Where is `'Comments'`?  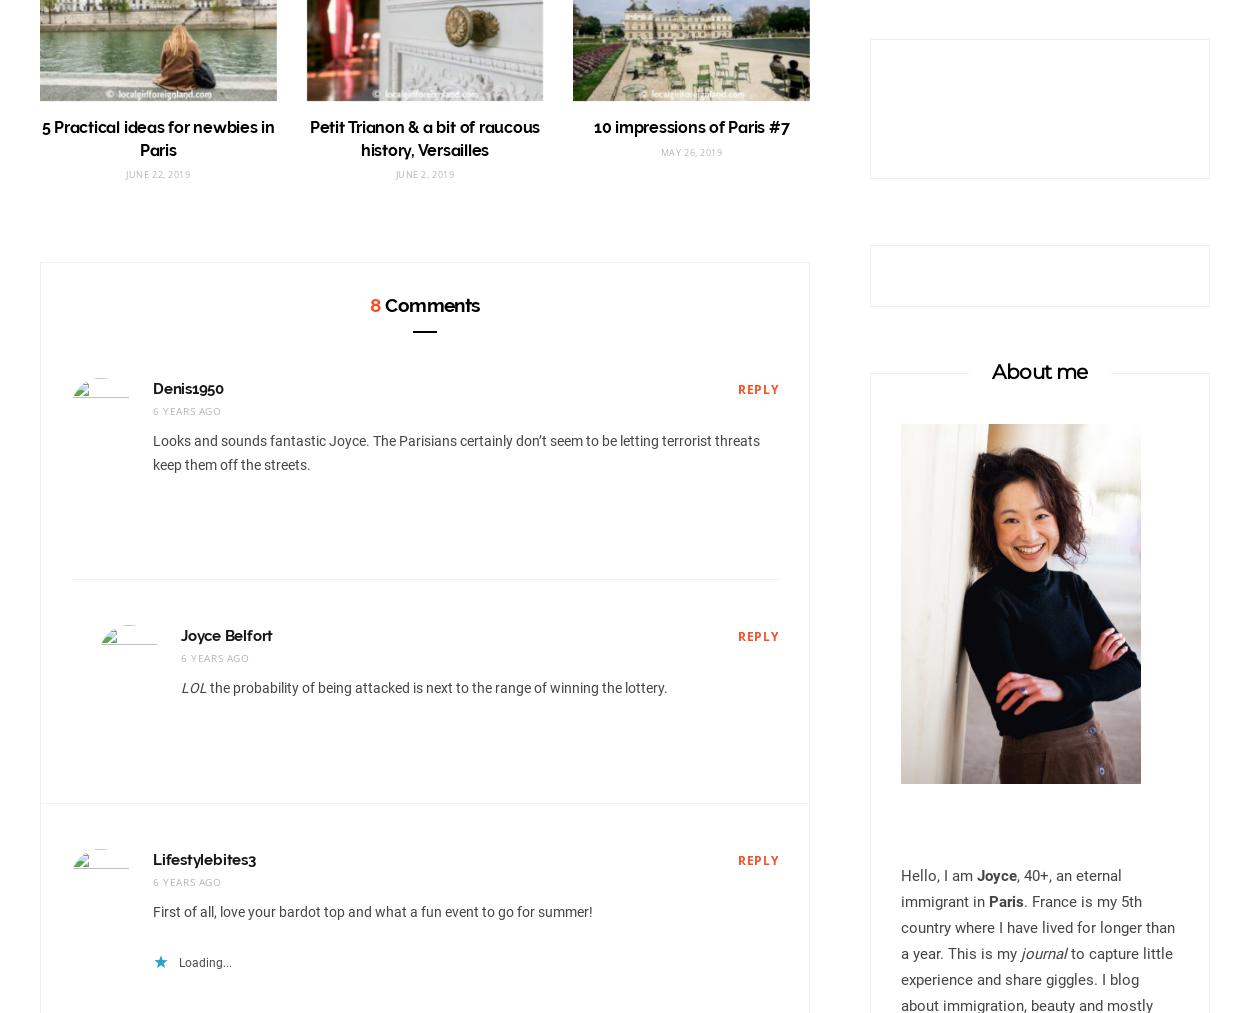 'Comments' is located at coordinates (429, 303).